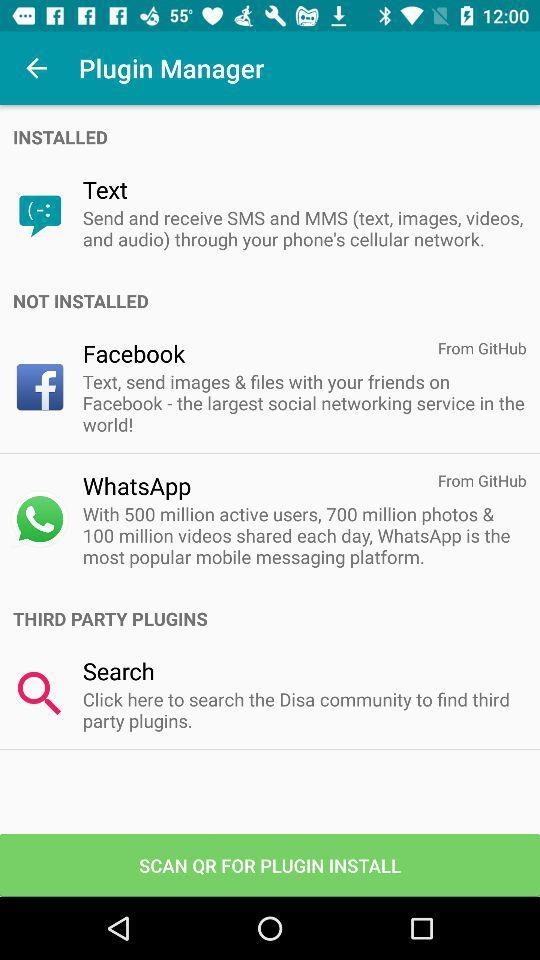 The image size is (540, 960). What do you see at coordinates (275, 301) in the screenshot?
I see `the app above from github` at bounding box center [275, 301].